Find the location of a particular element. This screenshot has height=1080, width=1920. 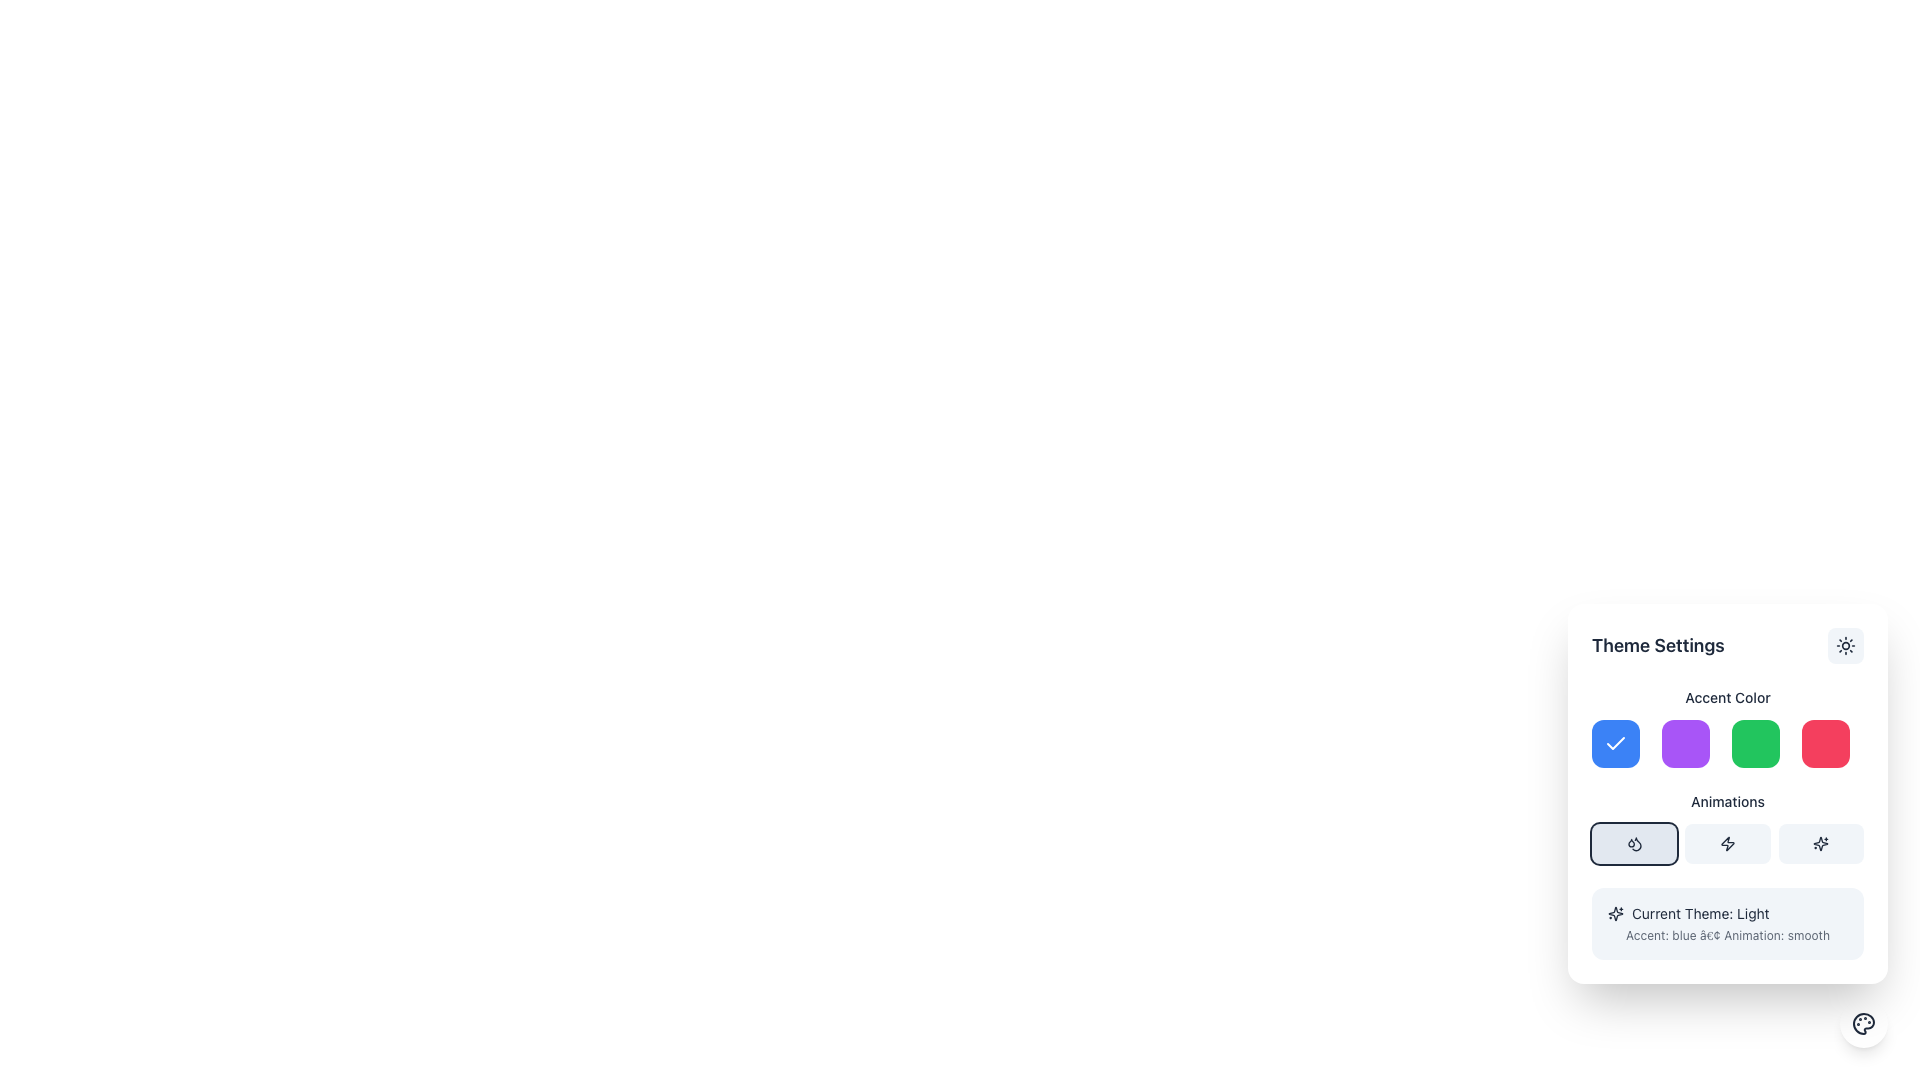

the static text label that displays information about the accent color as blue and the animation type as smooth, positioned below 'Current Theme: Light' in the settings panel is located at coordinates (1727, 936).